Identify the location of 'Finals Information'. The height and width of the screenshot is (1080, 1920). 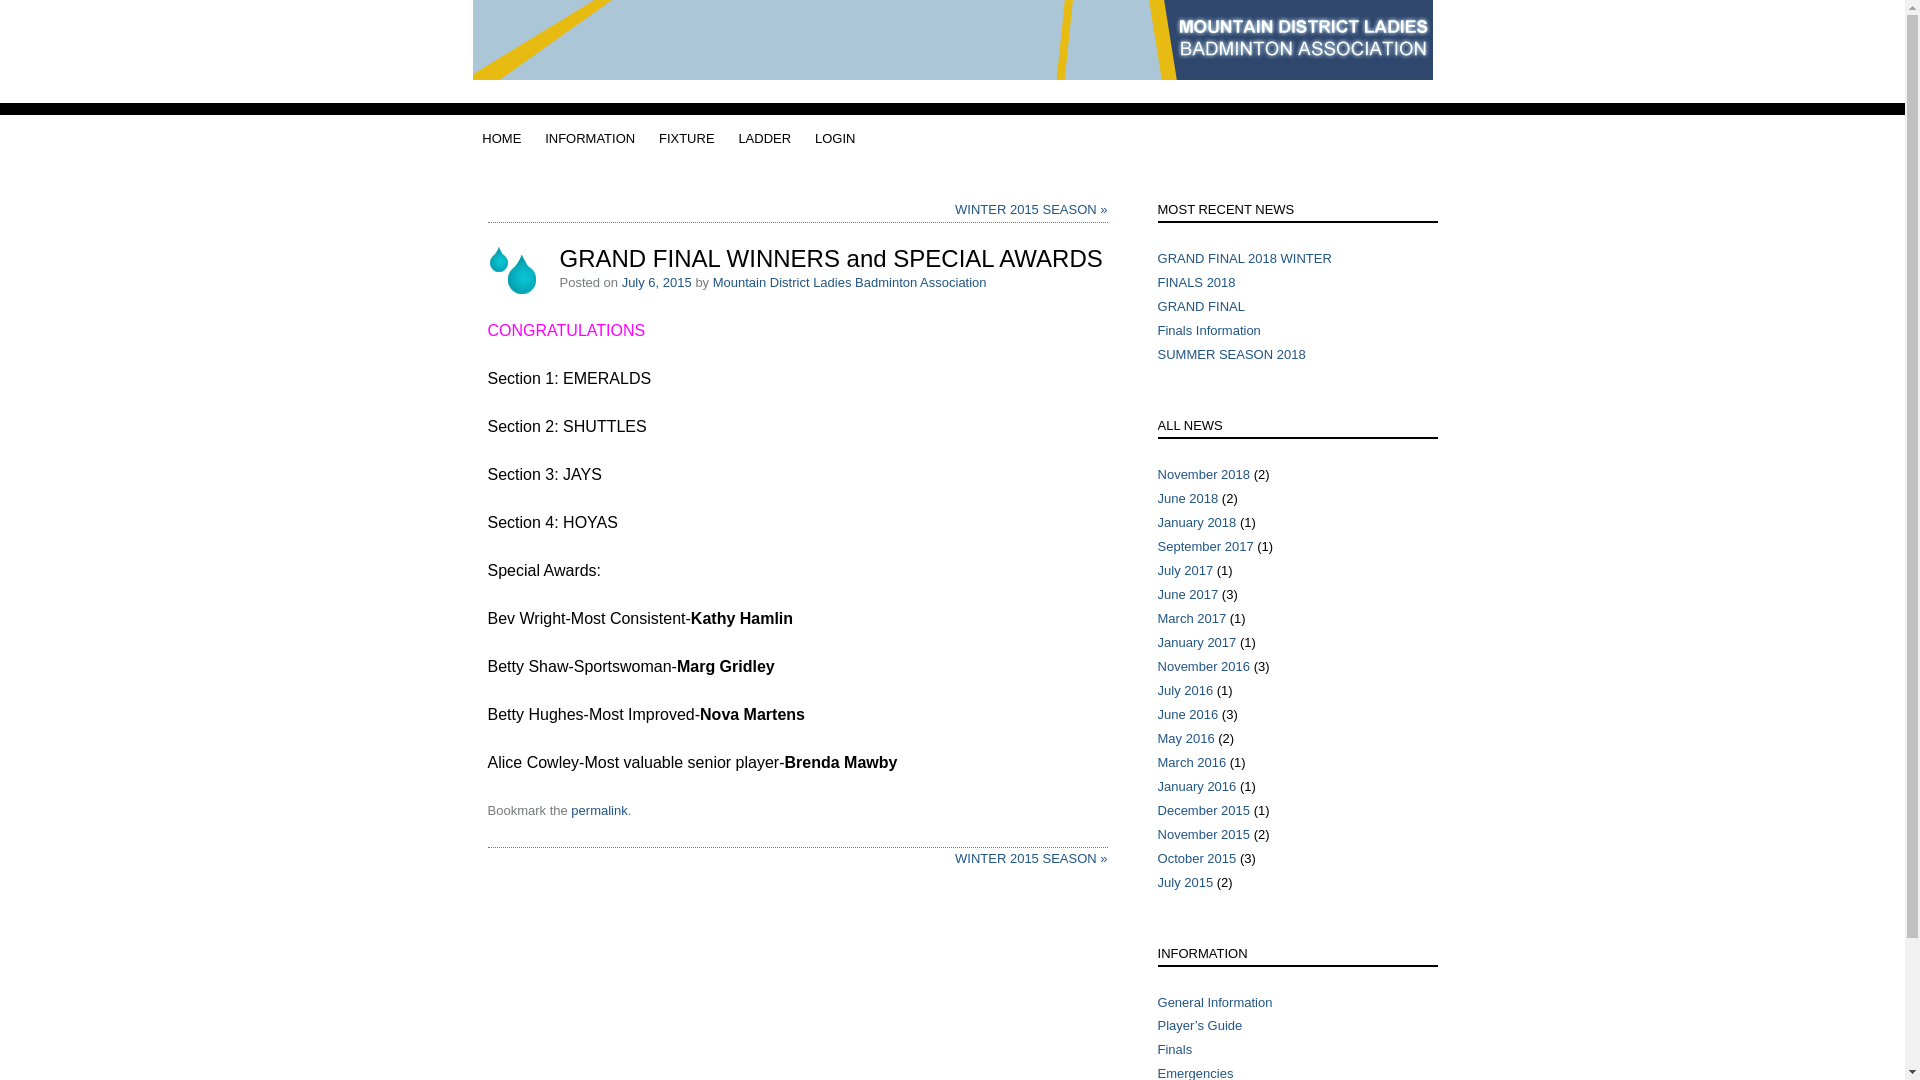
(1157, 329).